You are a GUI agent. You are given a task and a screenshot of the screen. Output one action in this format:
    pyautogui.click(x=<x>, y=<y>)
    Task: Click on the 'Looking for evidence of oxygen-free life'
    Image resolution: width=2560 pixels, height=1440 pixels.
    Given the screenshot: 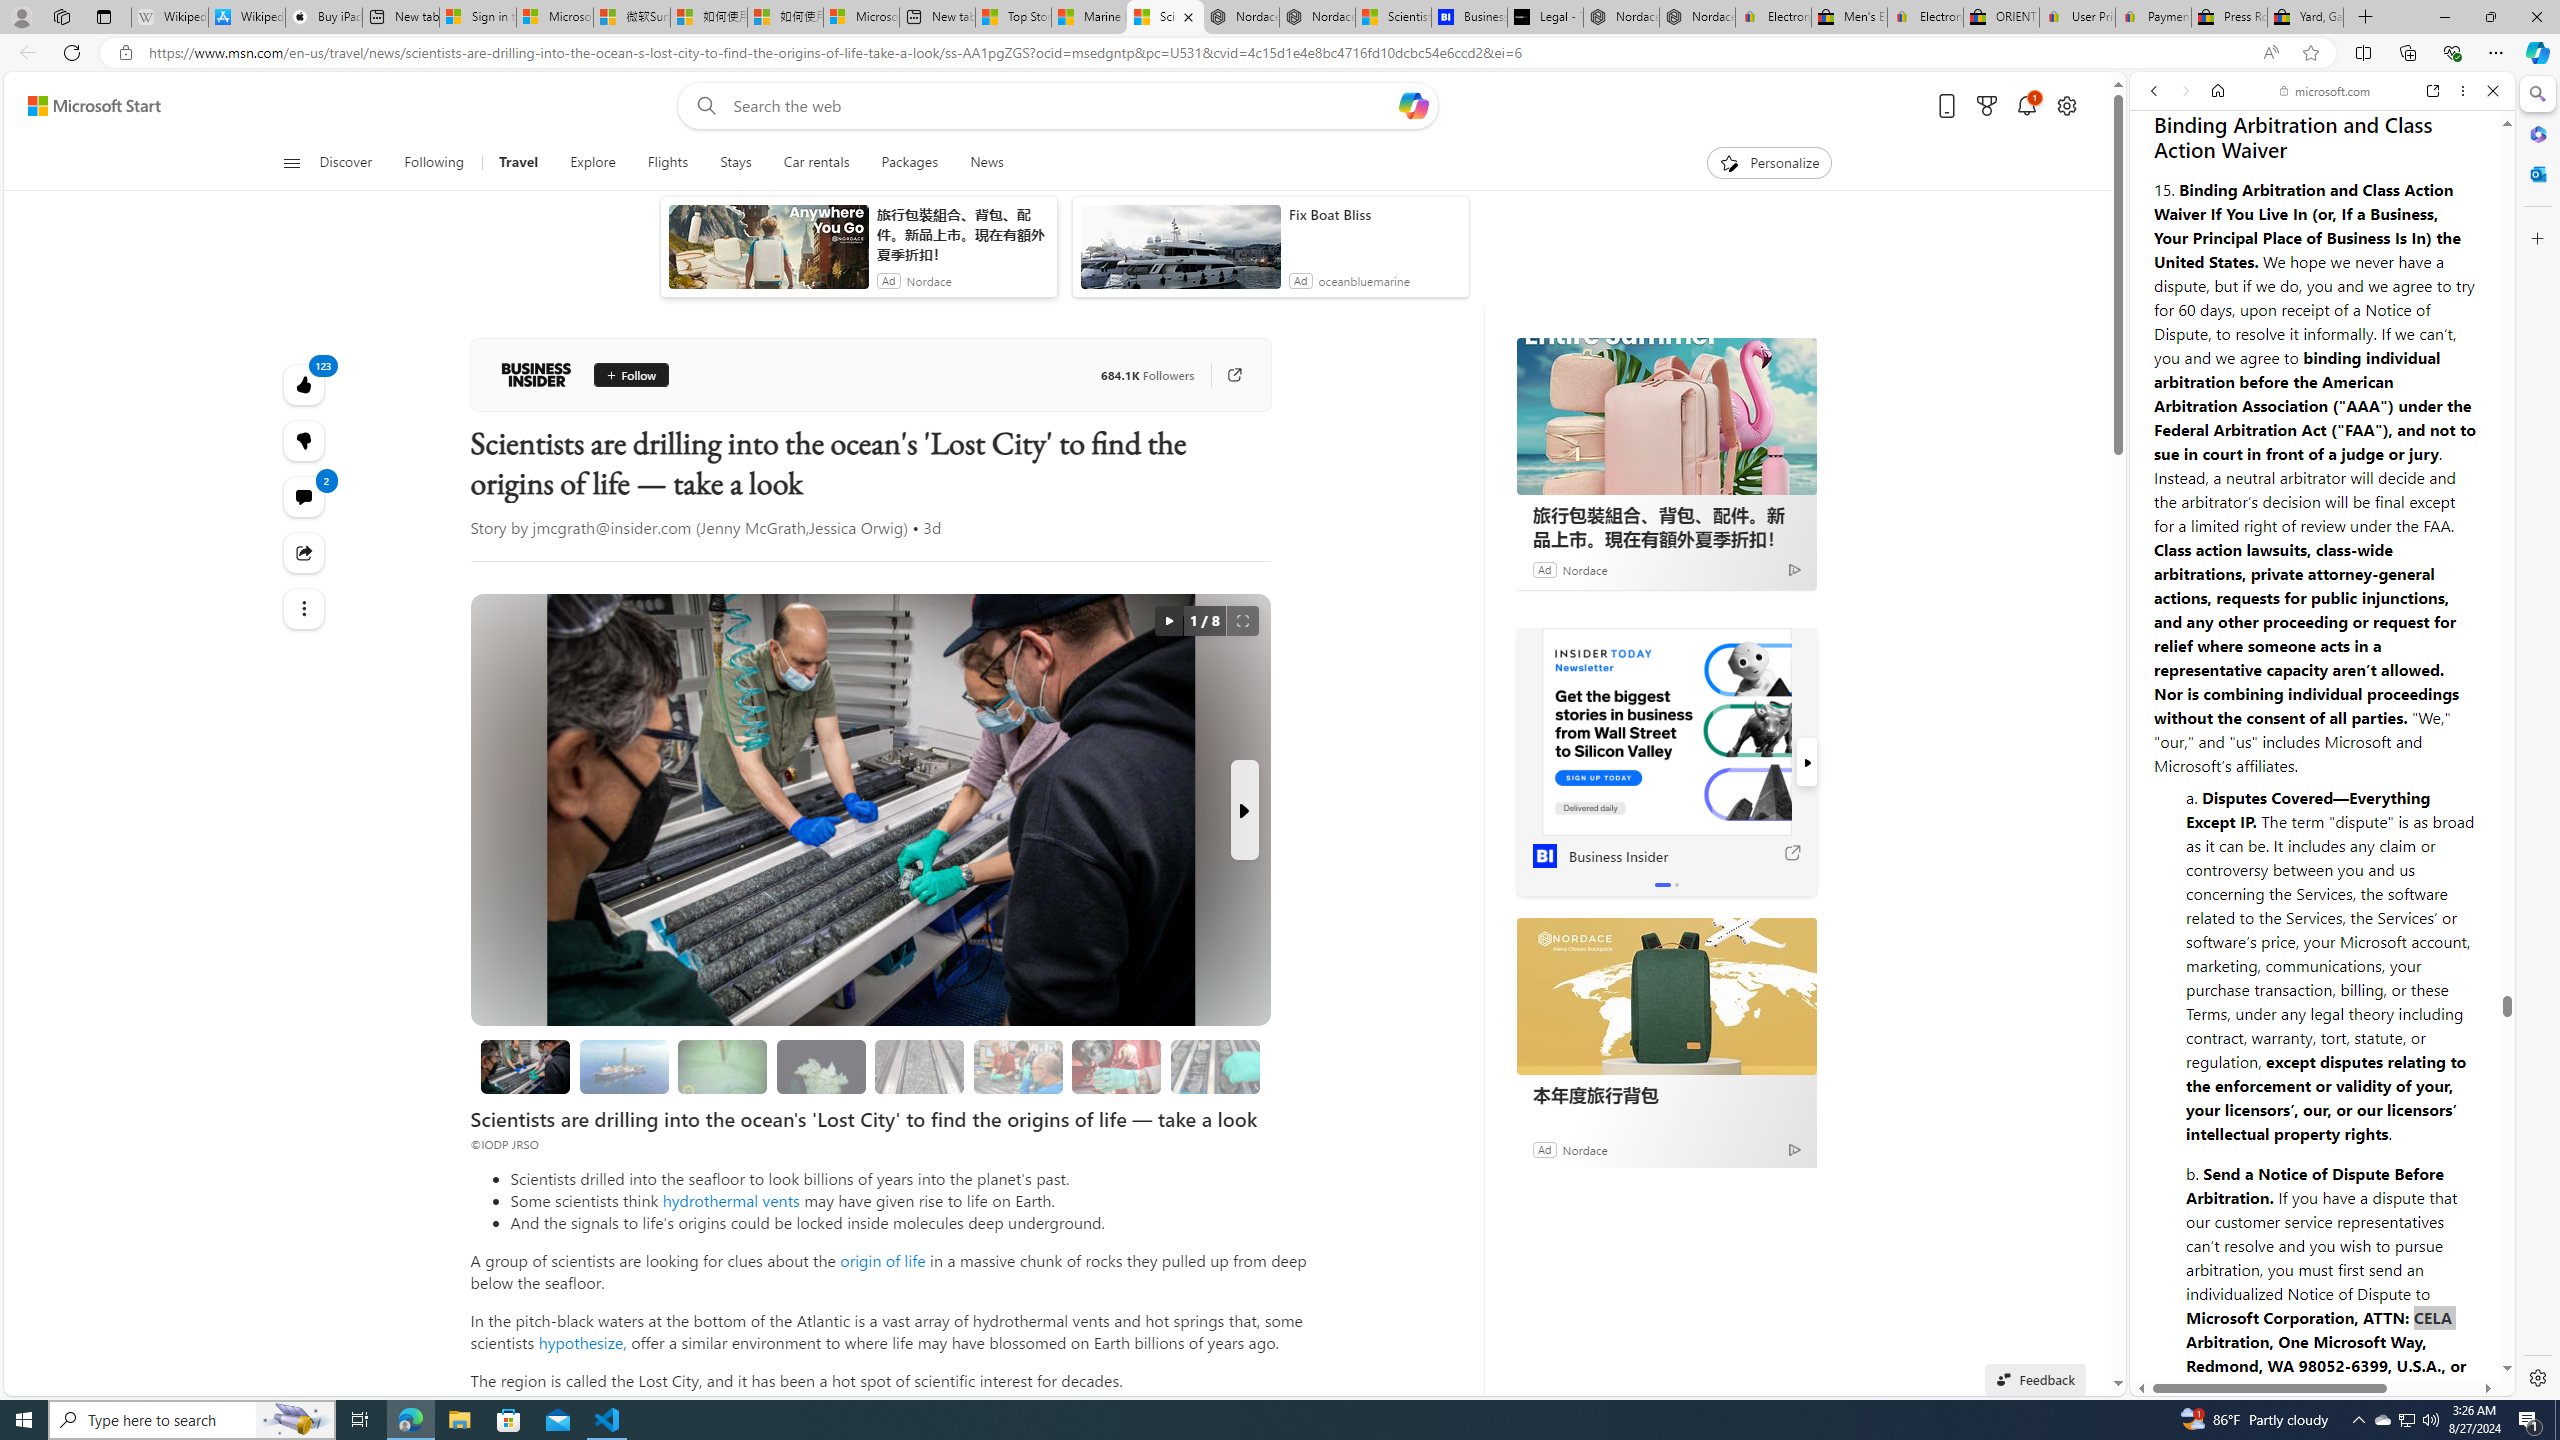 What is the action you would take?
    pyautogui.click(x=1018, y=1066)
    